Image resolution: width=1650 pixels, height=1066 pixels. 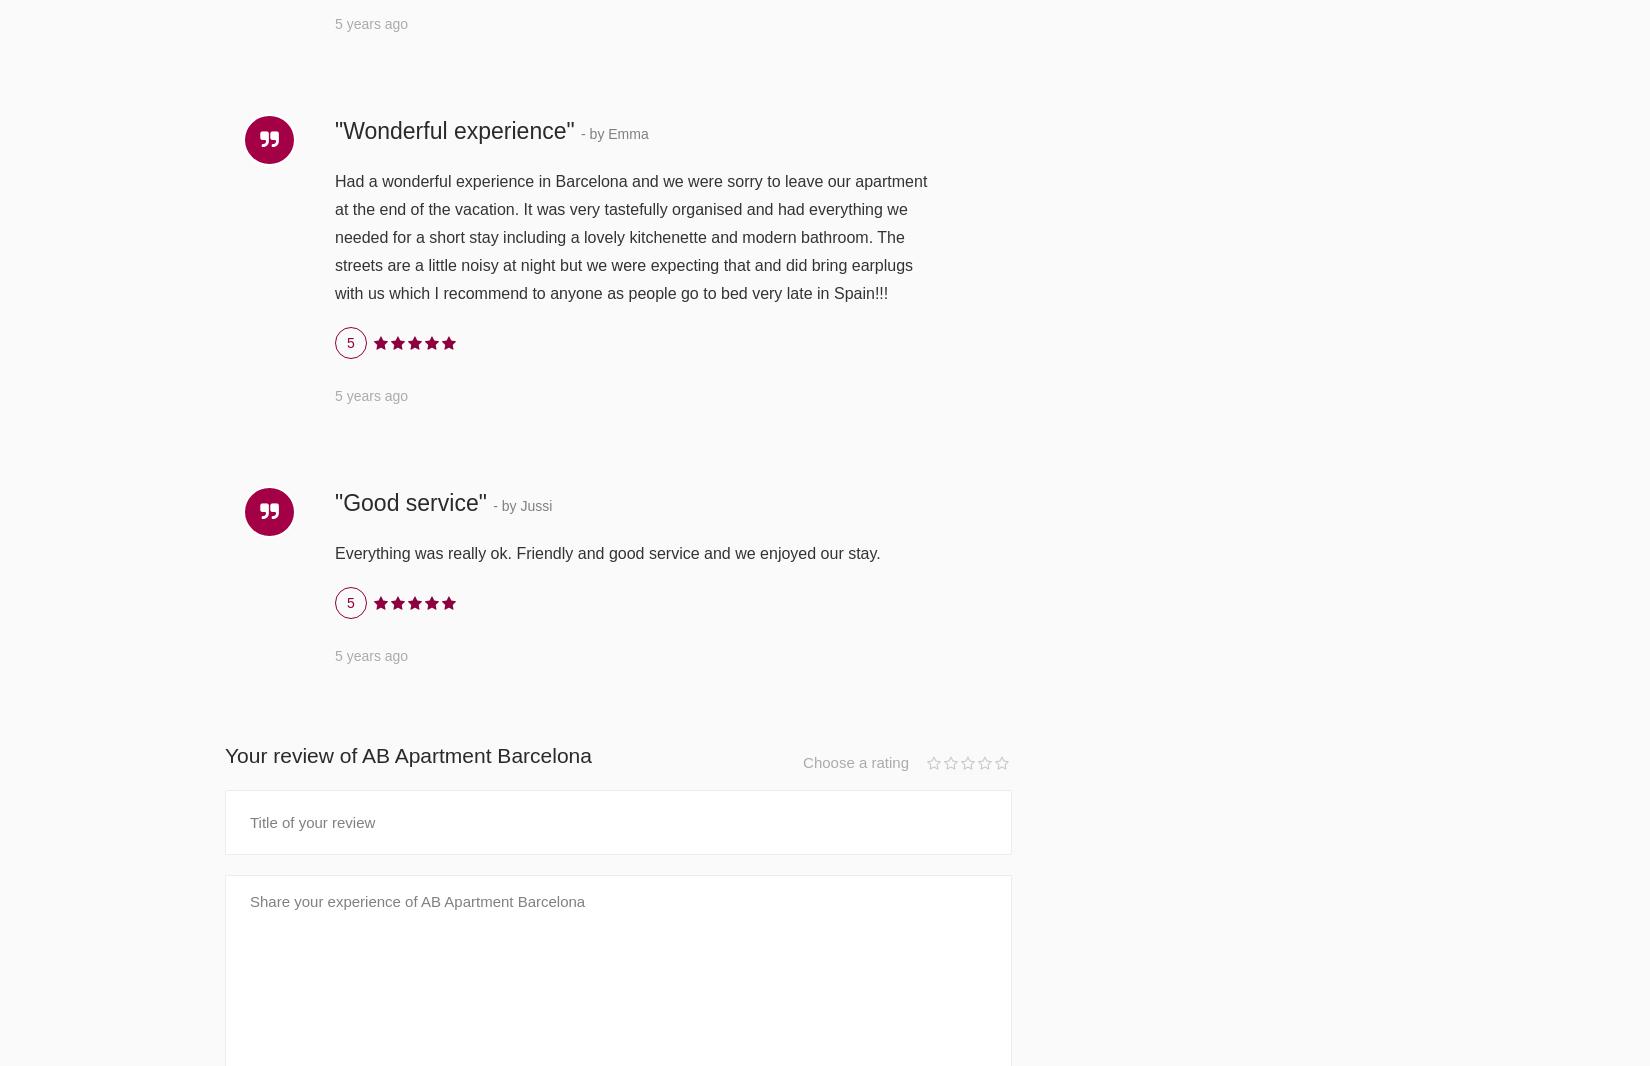 I want to click on 'Had a wonderful experience in Barcelona and we were sorry to leave our apartment at the end of the vacation. It was very tastefully organised and had everything we needed for a short stay including a lovely kitchenette and modern bathroom. The streets are a little noisy at night but we were expecting that and did bring earplugs with us which I recommend to anyone as people go to bed very late in Spain!!!', so click(x=629, y=235).